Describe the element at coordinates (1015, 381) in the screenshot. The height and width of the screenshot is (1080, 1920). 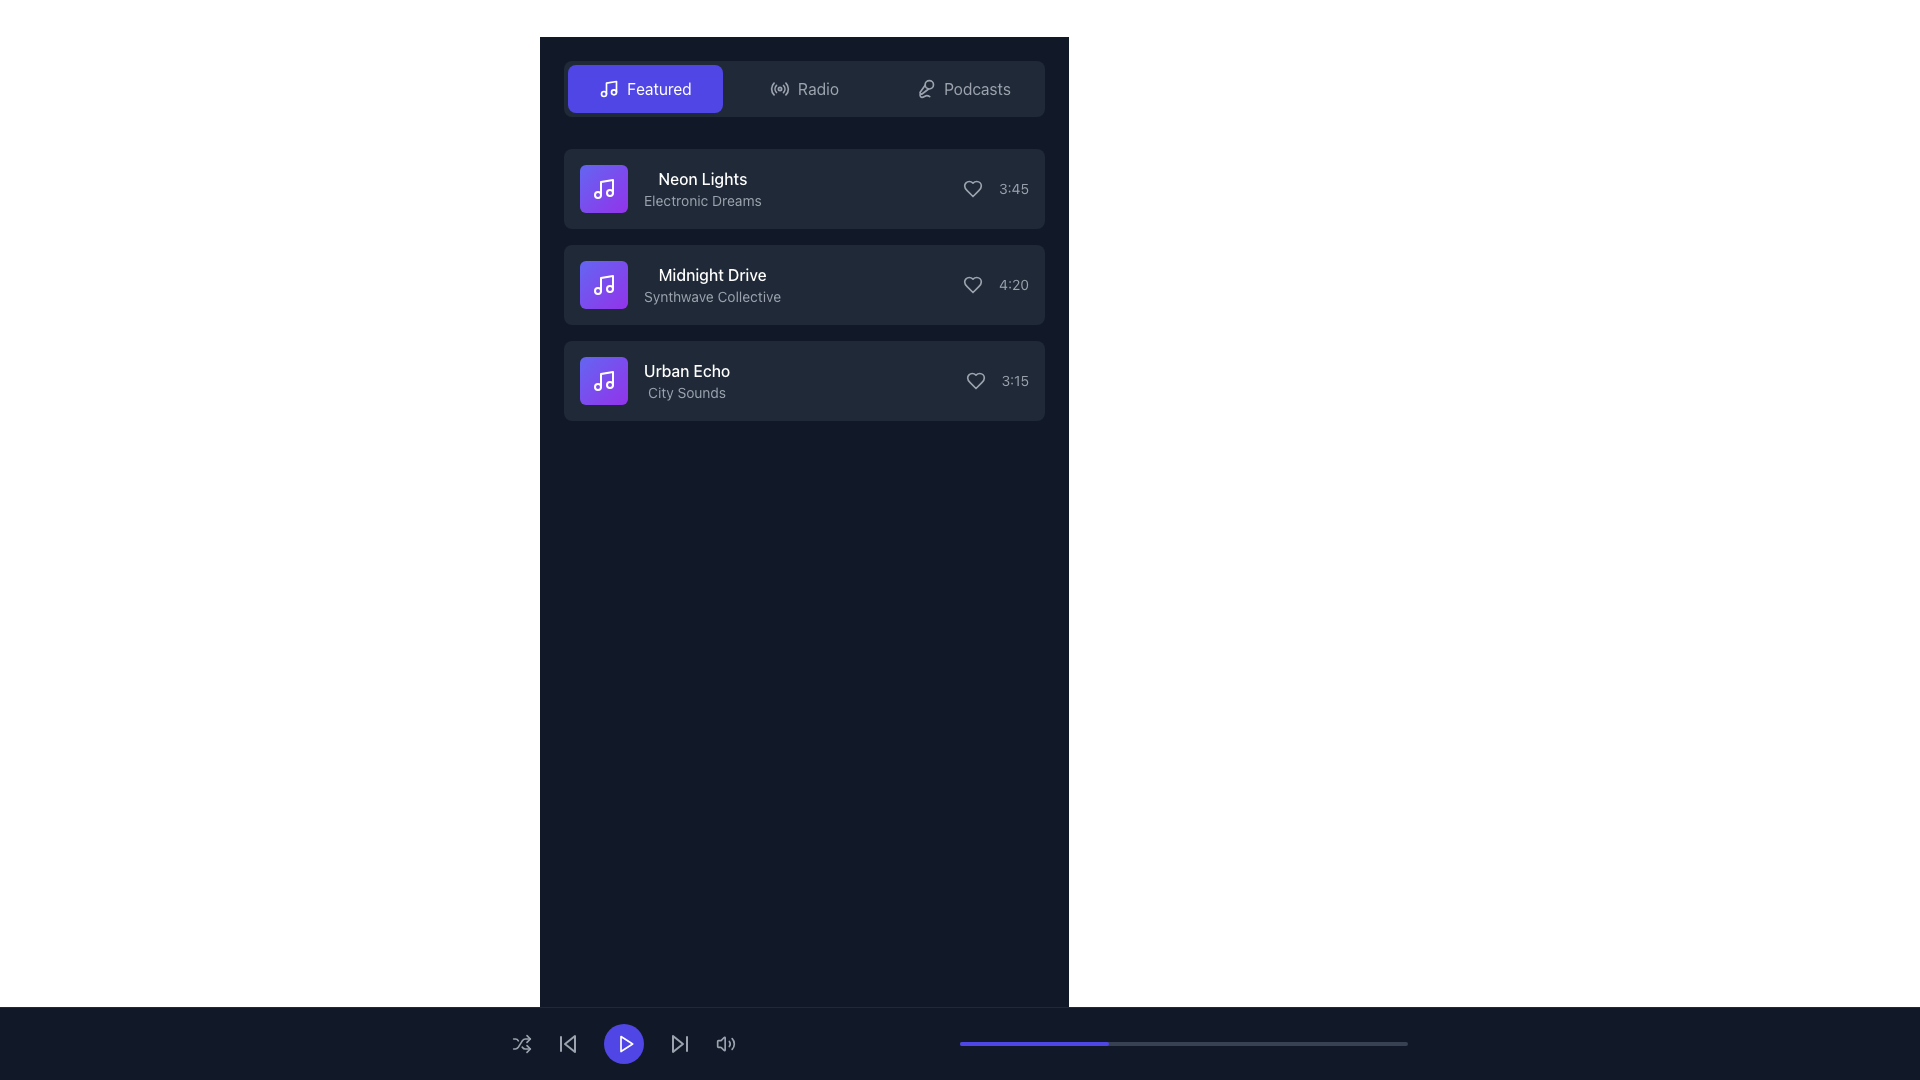
I see `the text display showing the time '3:15', which is part of the music library UI for the track 'Urban Echo', positioned in the top-right corner of the item row` at that location.